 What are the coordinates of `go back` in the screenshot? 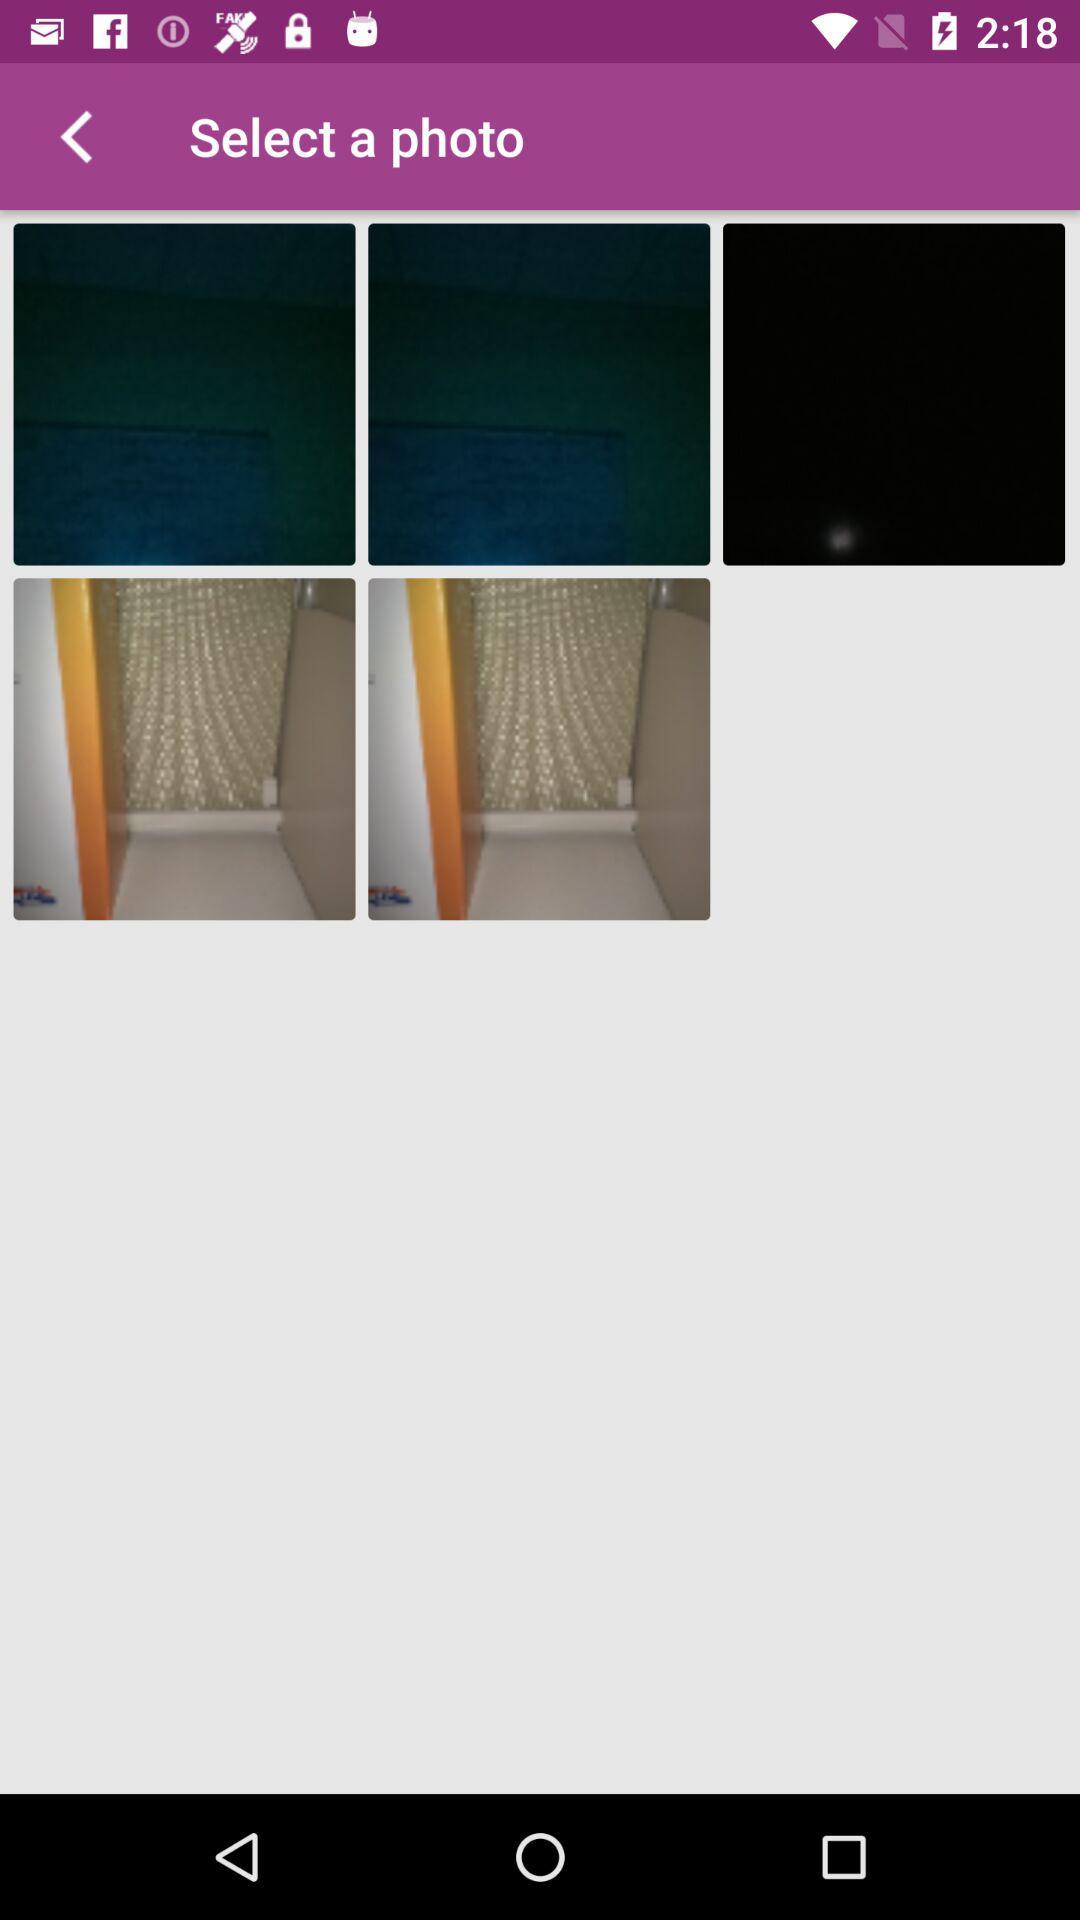 It's located at (72, 135).